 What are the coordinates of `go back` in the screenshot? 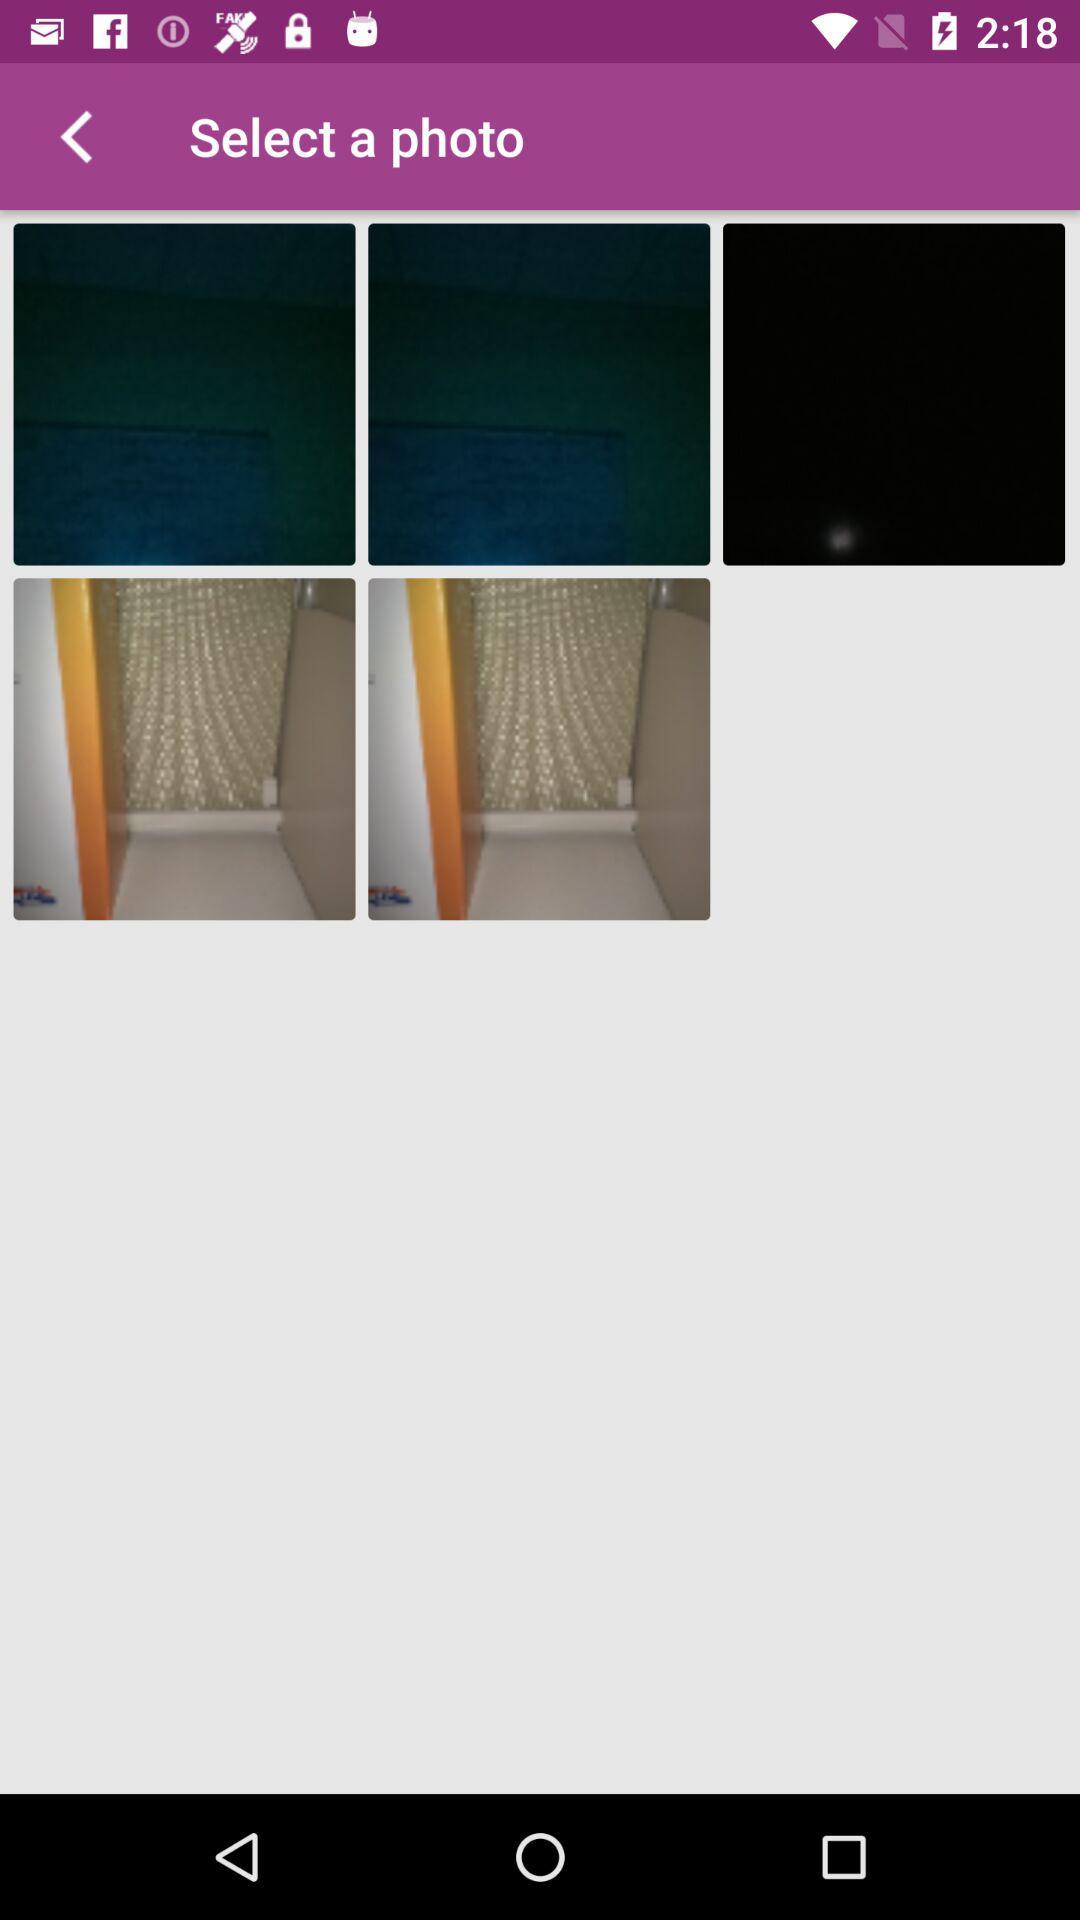 It's located at (72, 135).